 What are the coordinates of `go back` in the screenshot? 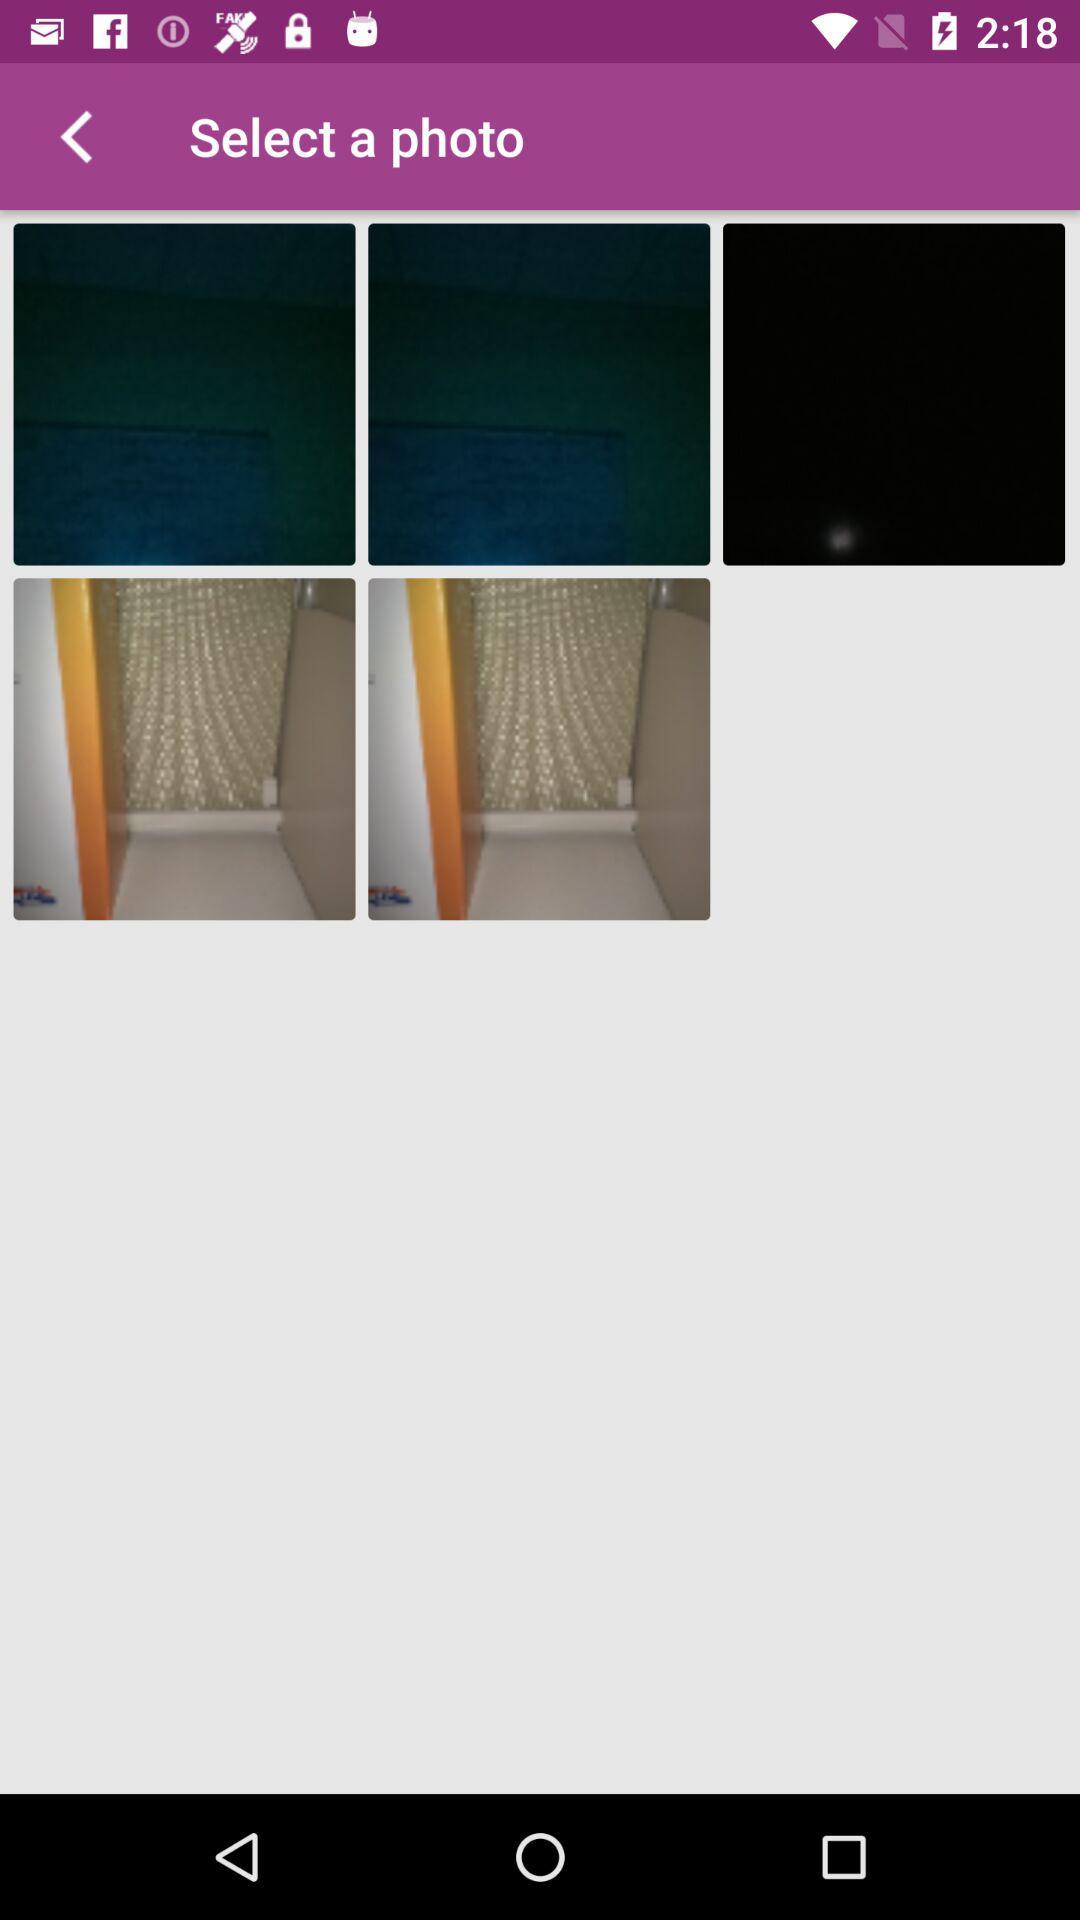 It's located at (72, 135).